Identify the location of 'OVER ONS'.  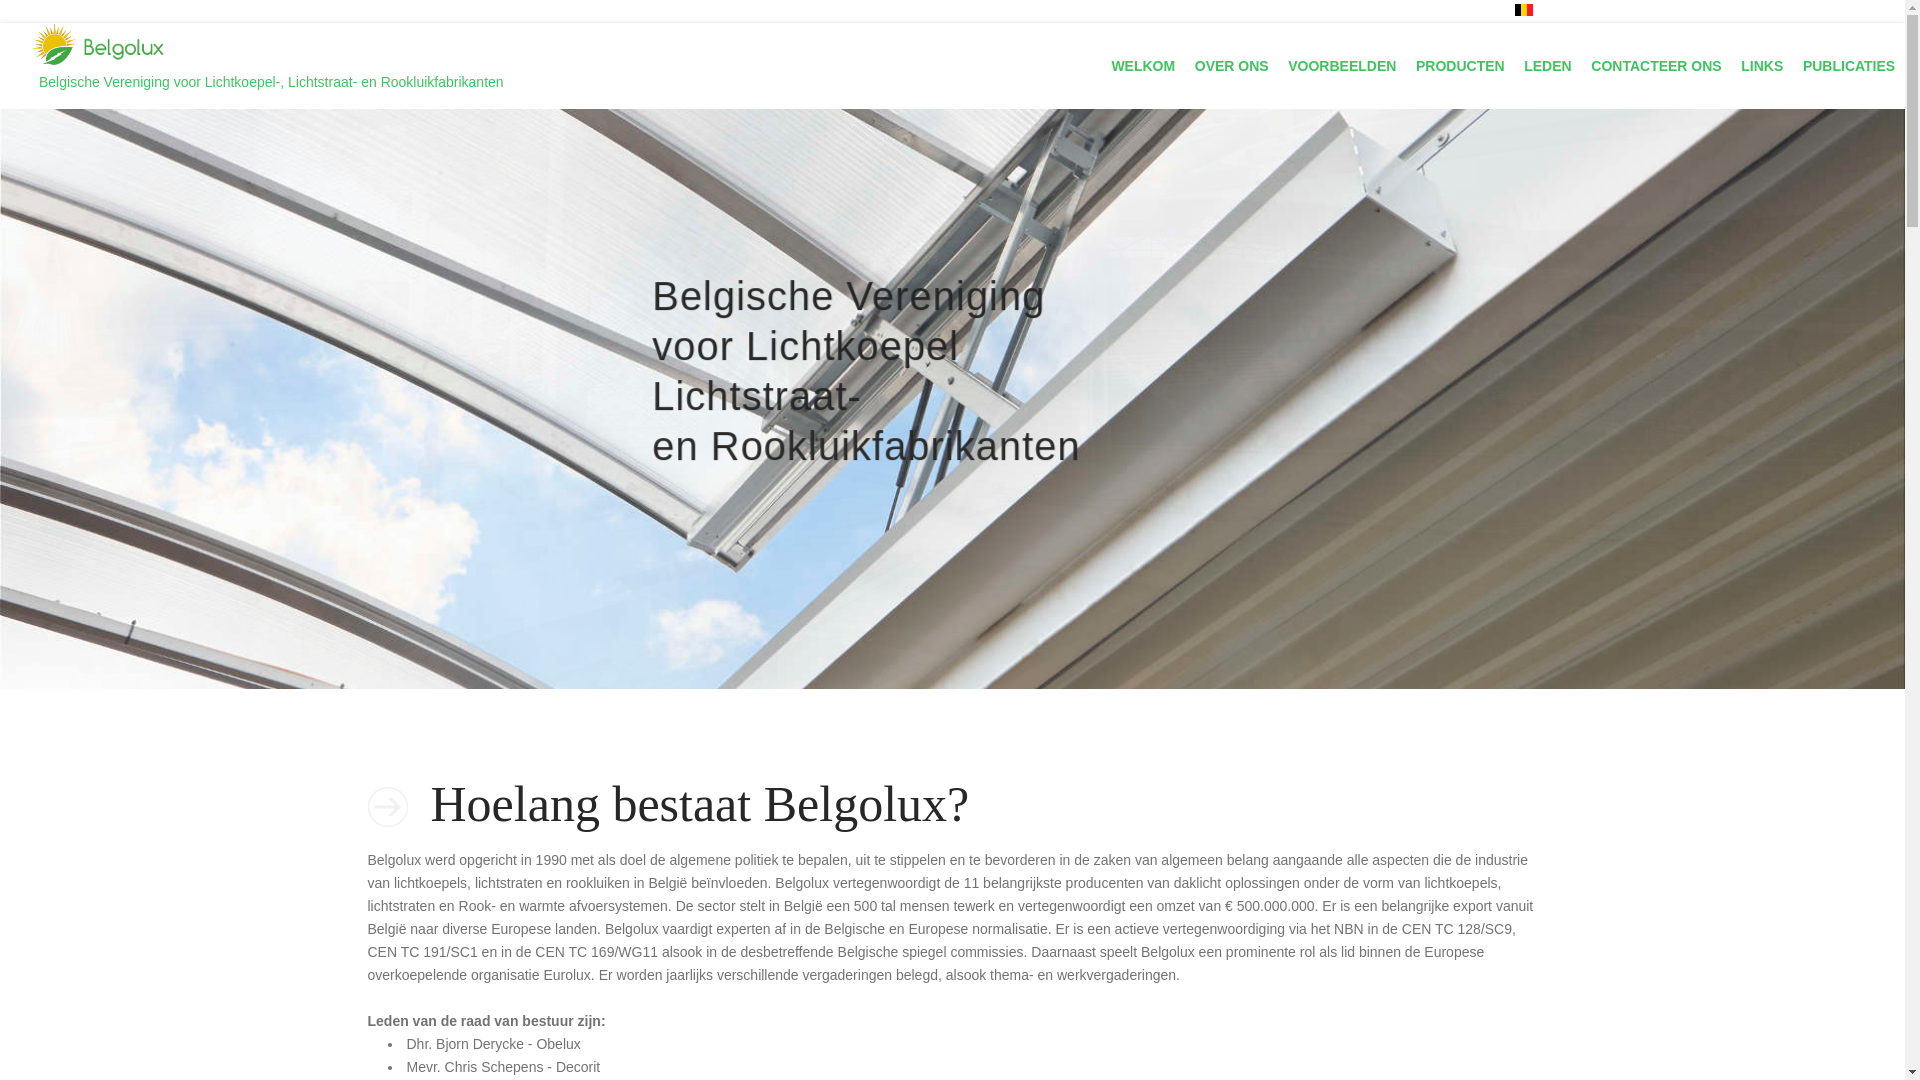
(1231, 64).